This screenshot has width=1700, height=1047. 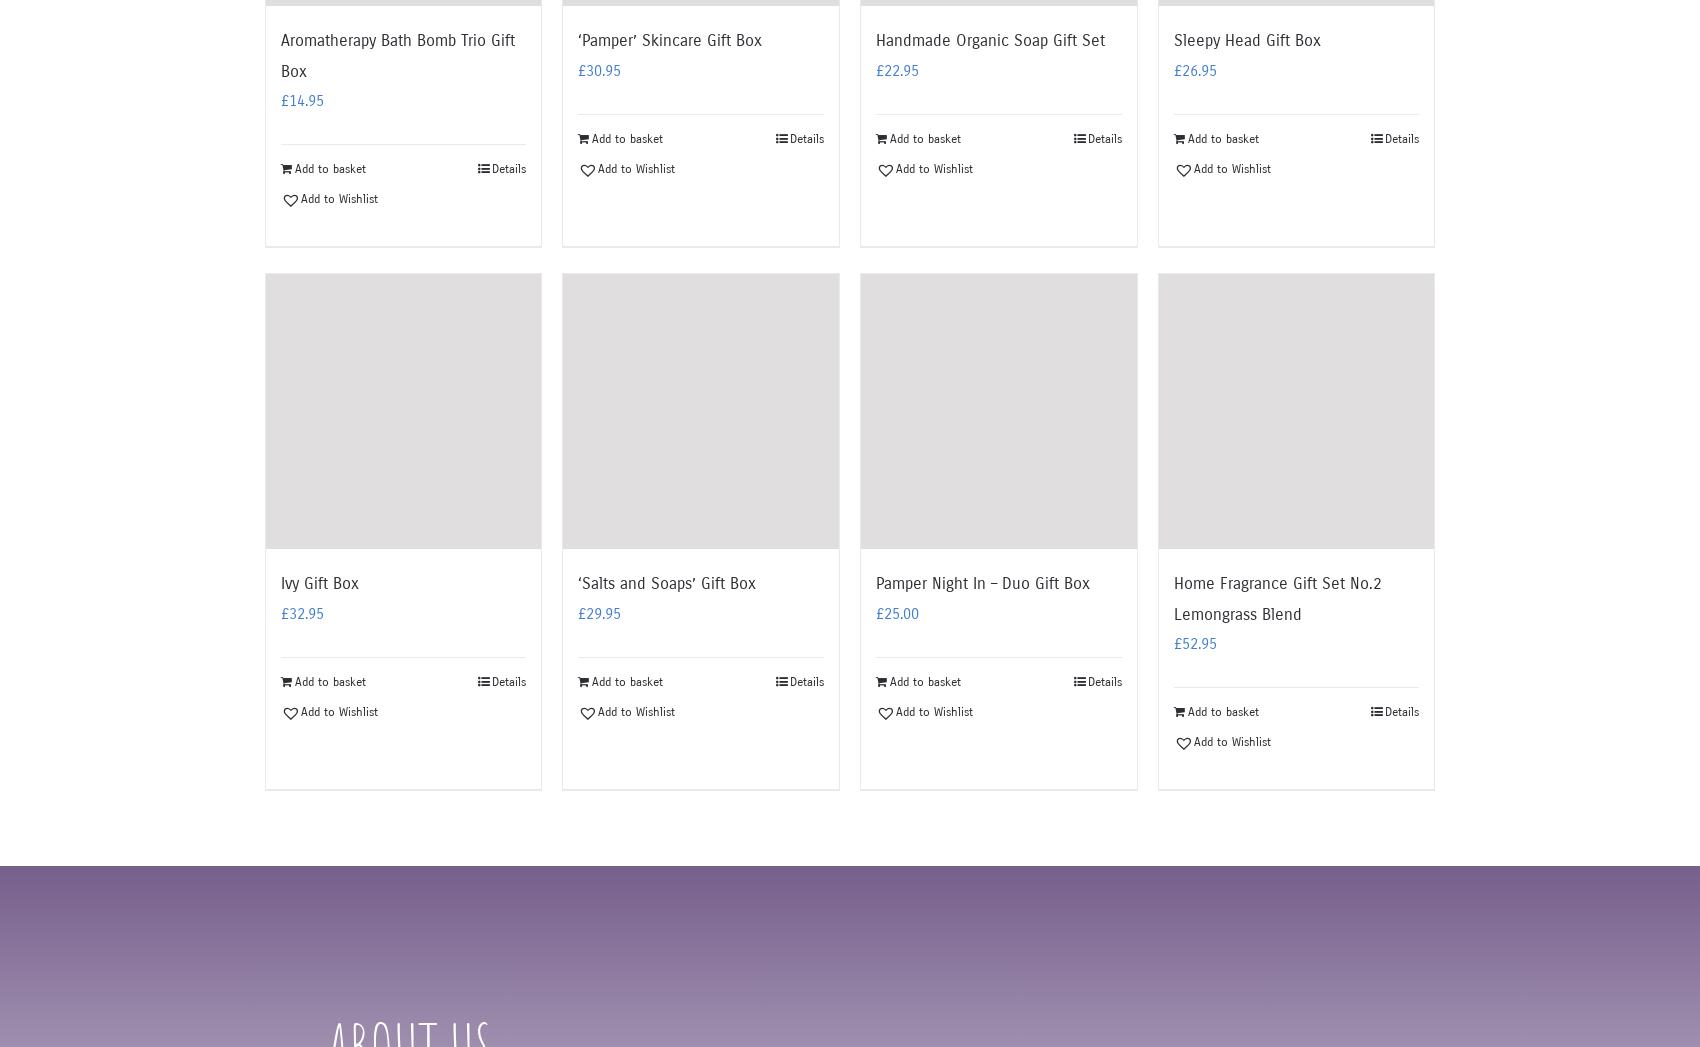 I want to click on '‘Salts and Soaps’ Gift Box', so click(x=667, y=582).